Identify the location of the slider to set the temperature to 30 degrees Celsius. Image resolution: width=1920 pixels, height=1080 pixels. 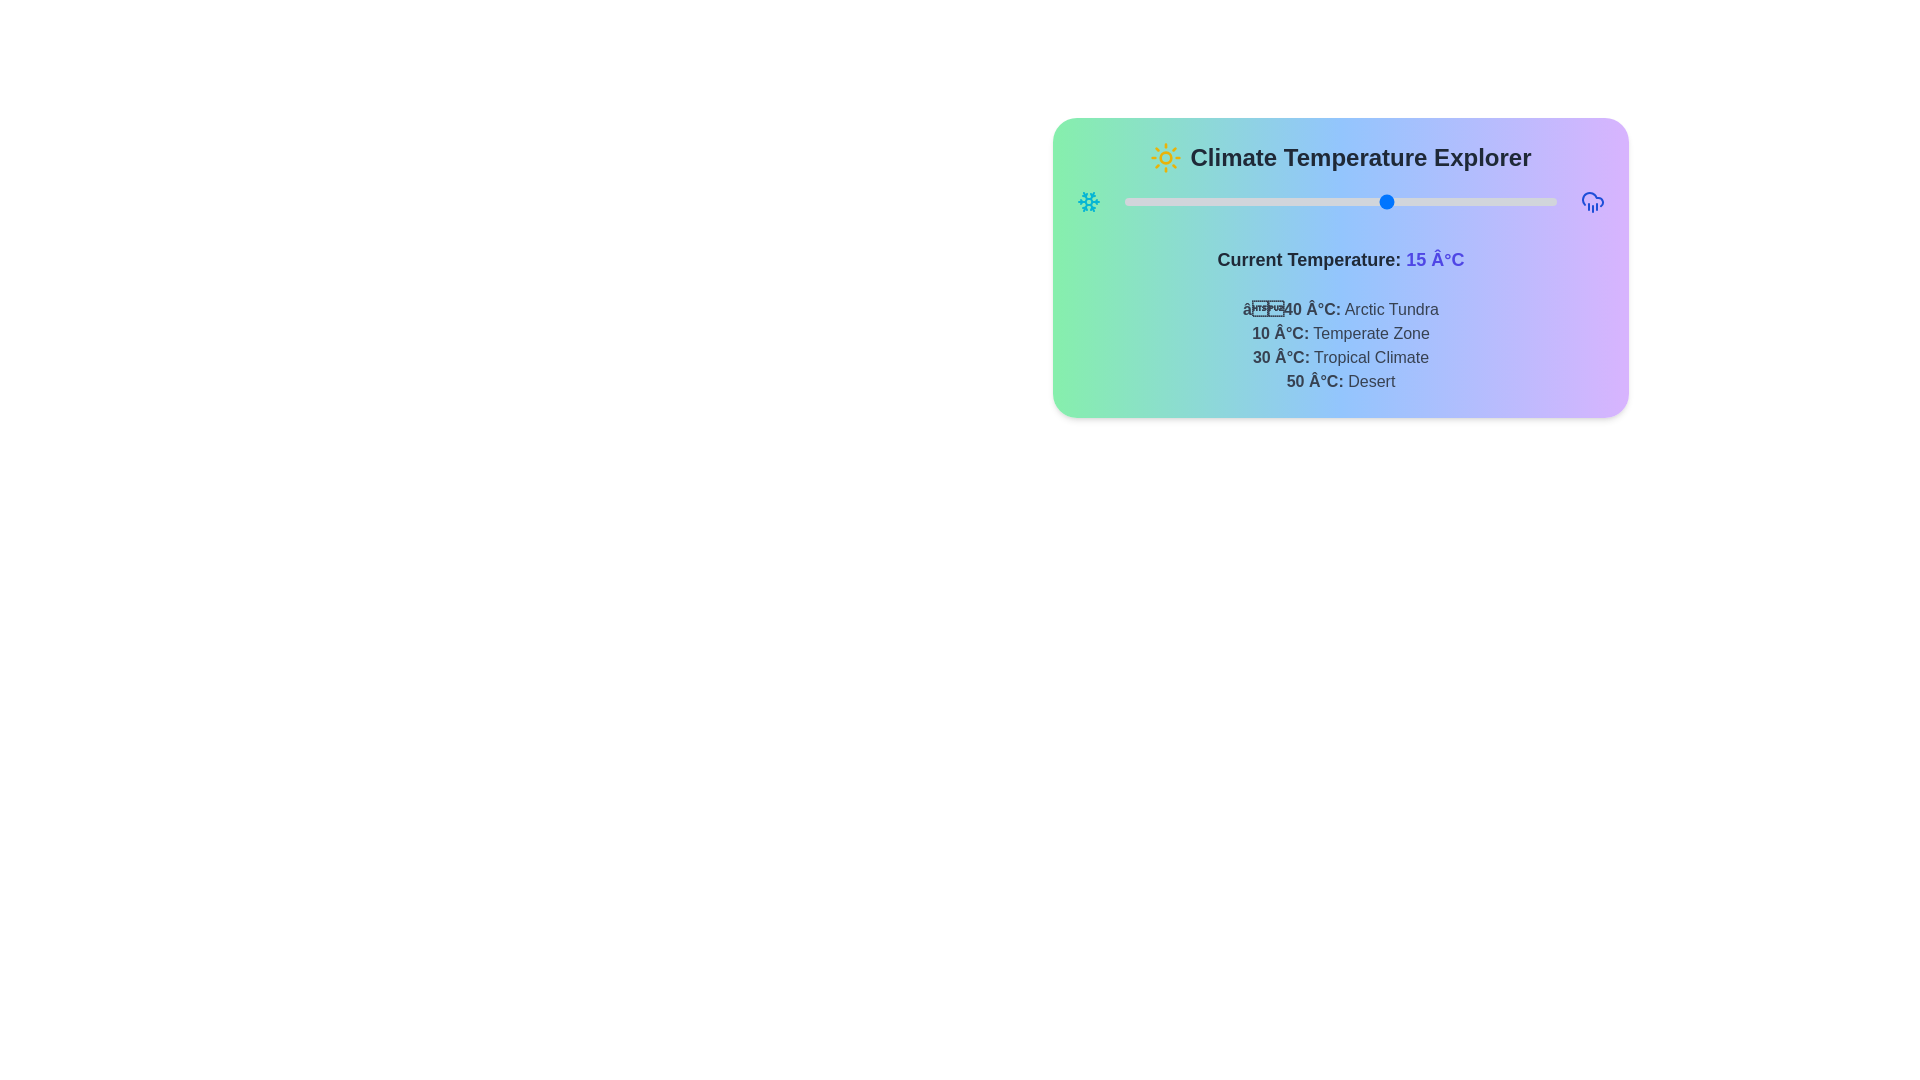
(1460, 201).